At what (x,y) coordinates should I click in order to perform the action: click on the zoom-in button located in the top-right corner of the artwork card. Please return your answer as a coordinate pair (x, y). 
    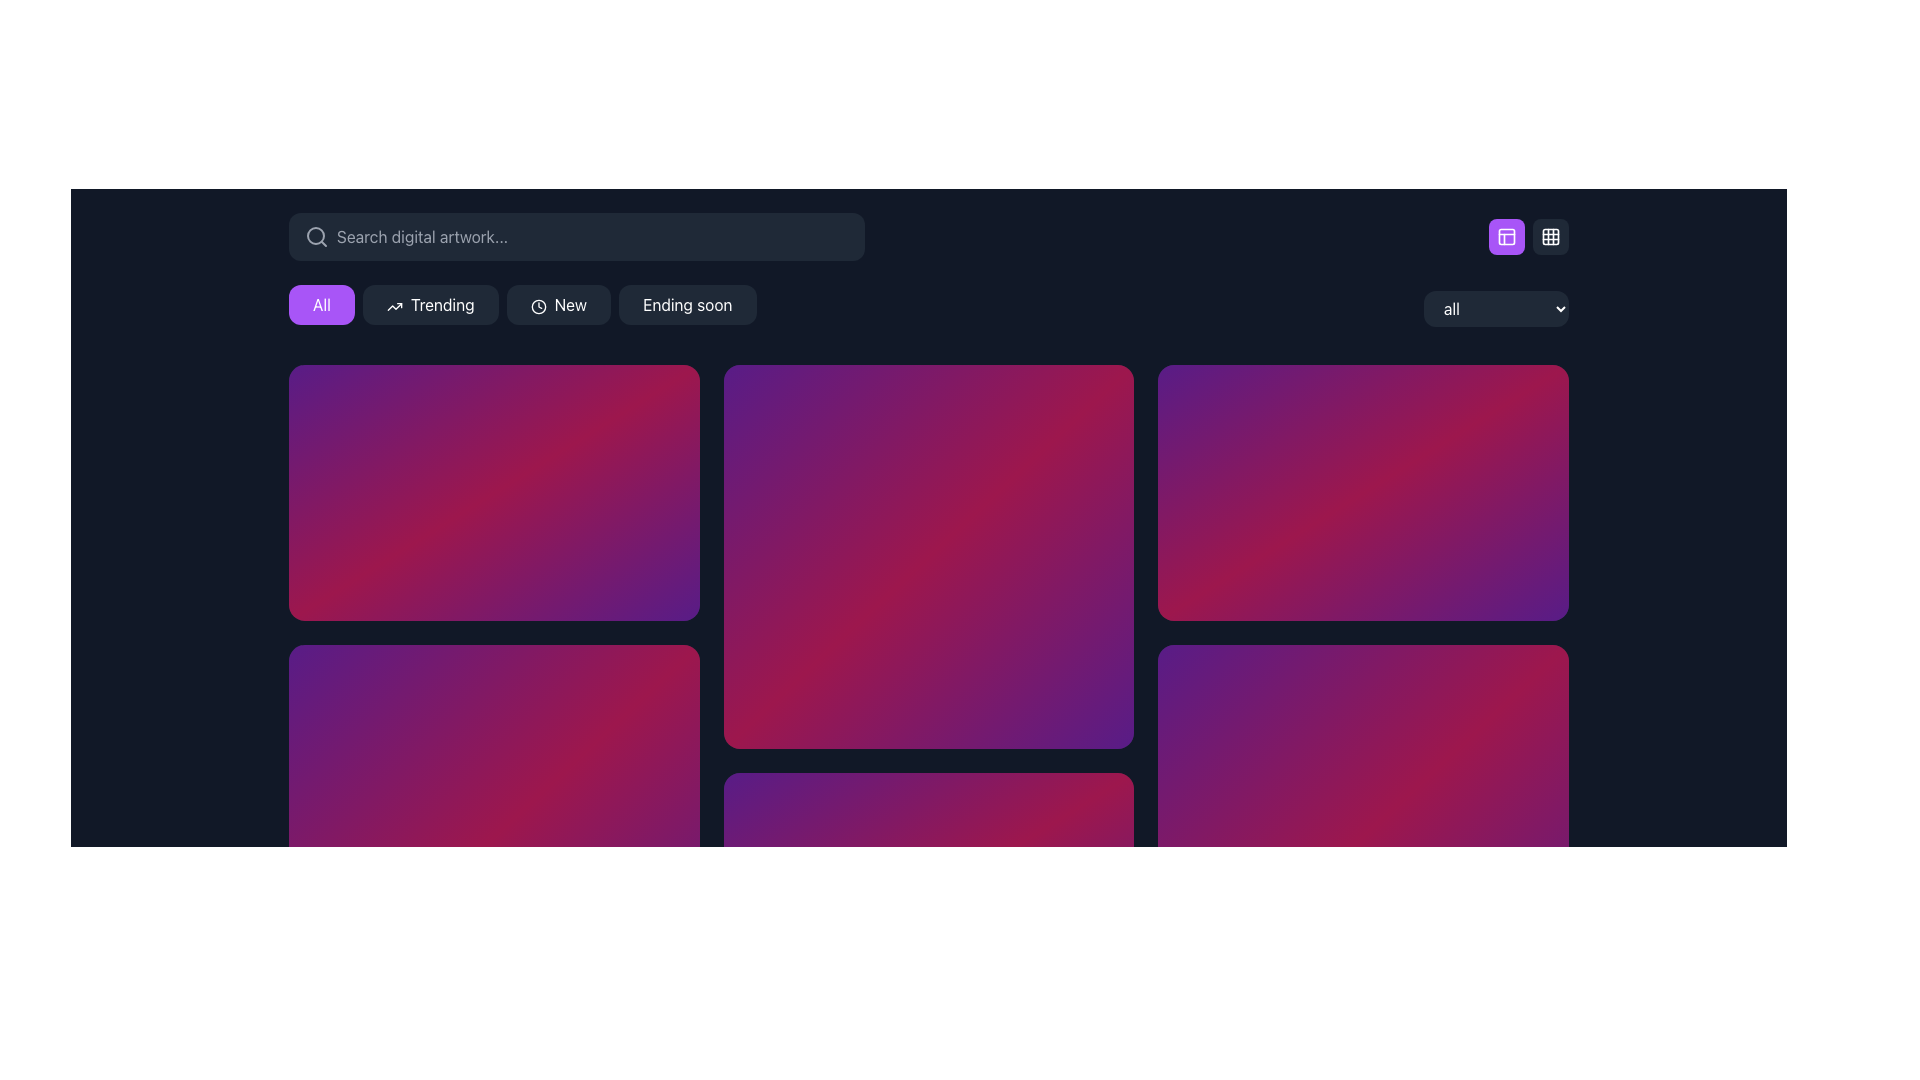
    Looking at the image, I should click on (643, 398).